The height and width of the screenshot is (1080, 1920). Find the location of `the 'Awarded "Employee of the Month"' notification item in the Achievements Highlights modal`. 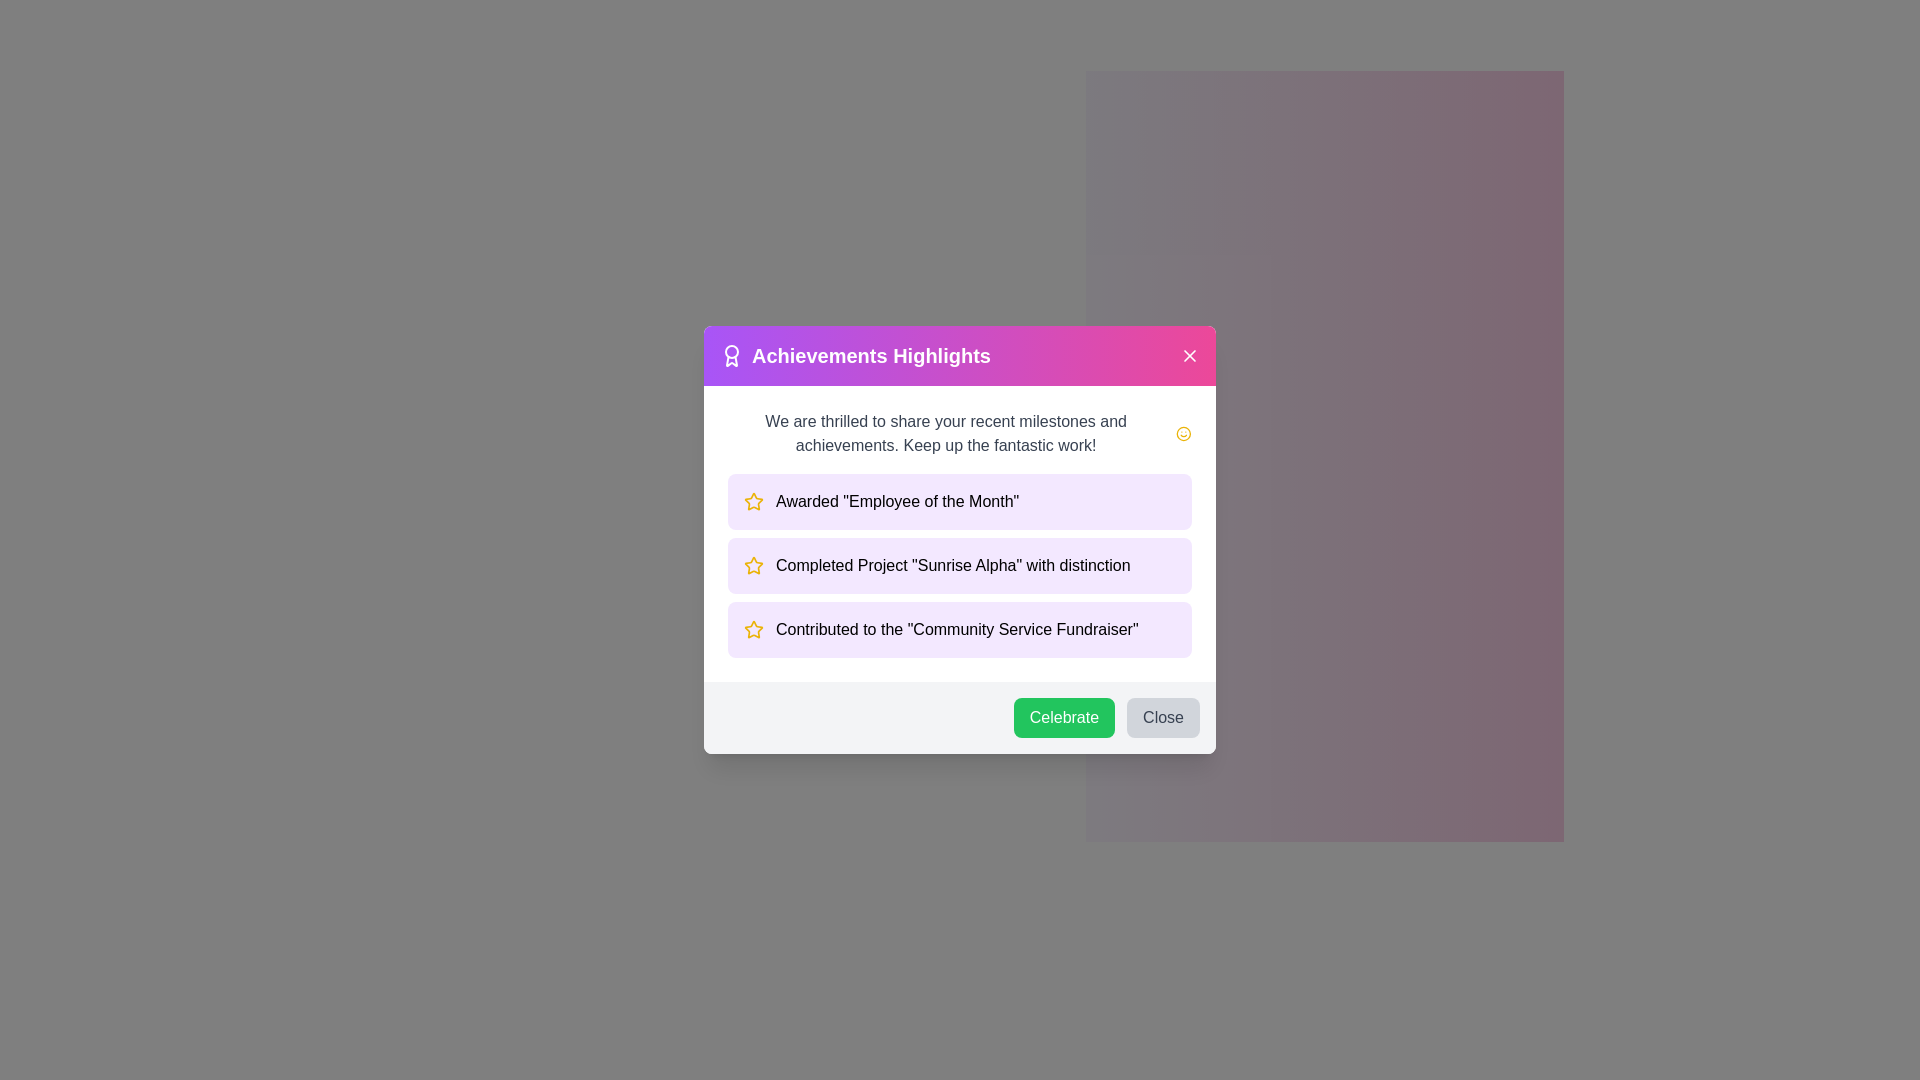

the 'Awarded "Employee of the Month"' notification item in the Achievements Highlights modal is located at coordinates (960, 500).